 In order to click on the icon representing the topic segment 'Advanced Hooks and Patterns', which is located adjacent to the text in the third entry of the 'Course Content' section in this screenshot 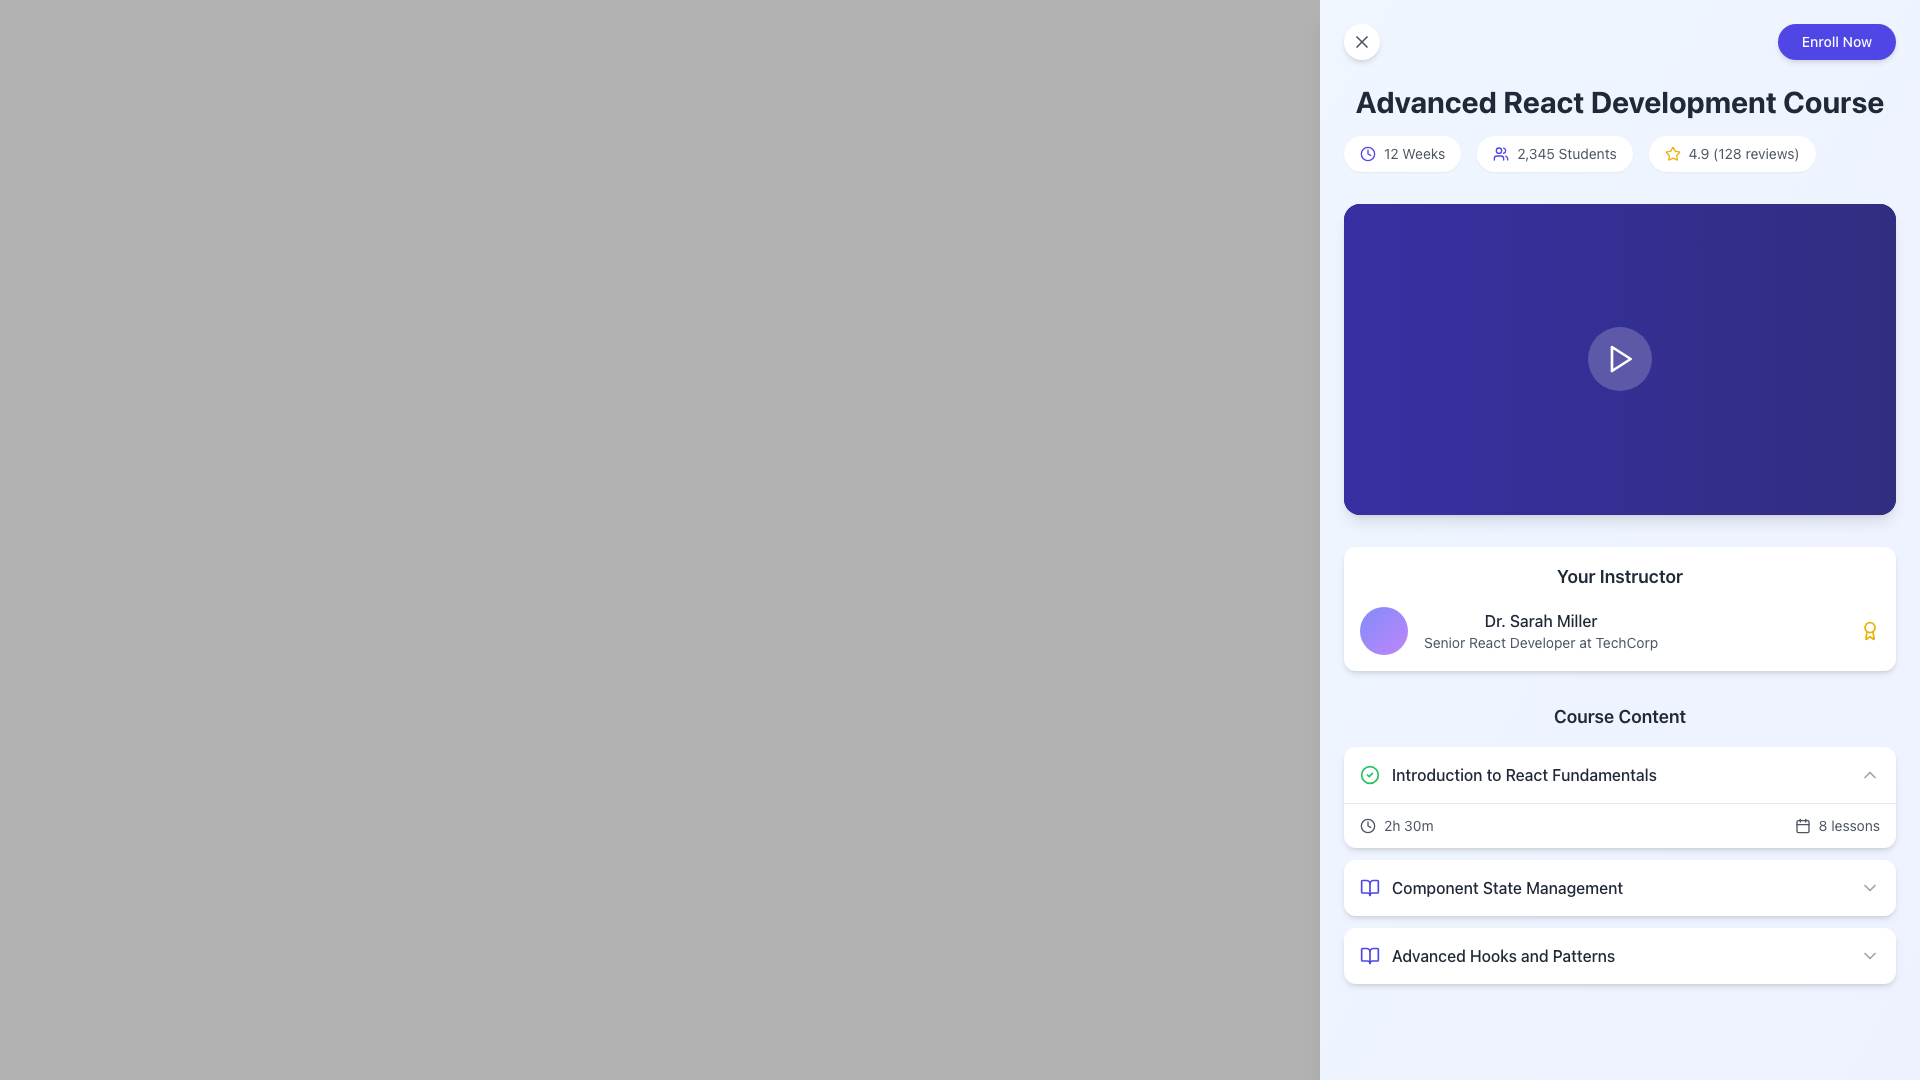, I will do `click(1368, 954)`.